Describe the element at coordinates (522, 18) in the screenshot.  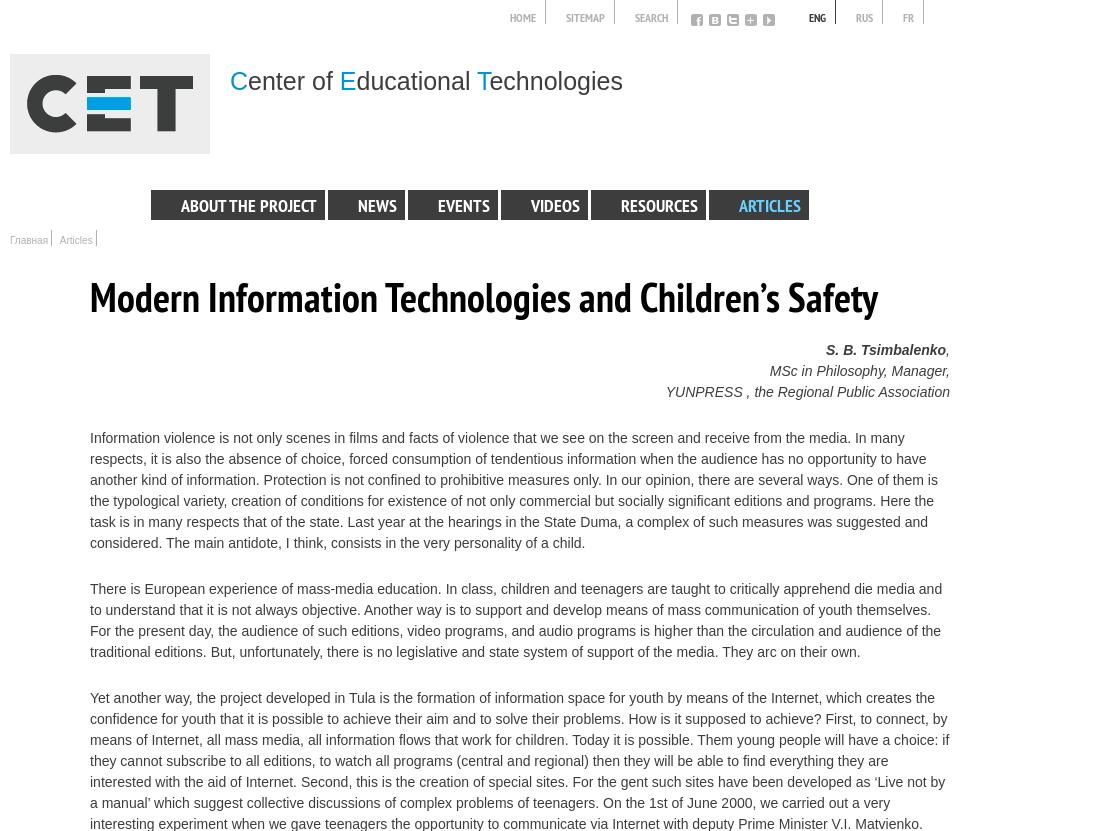
I see `'Home'` at that location.